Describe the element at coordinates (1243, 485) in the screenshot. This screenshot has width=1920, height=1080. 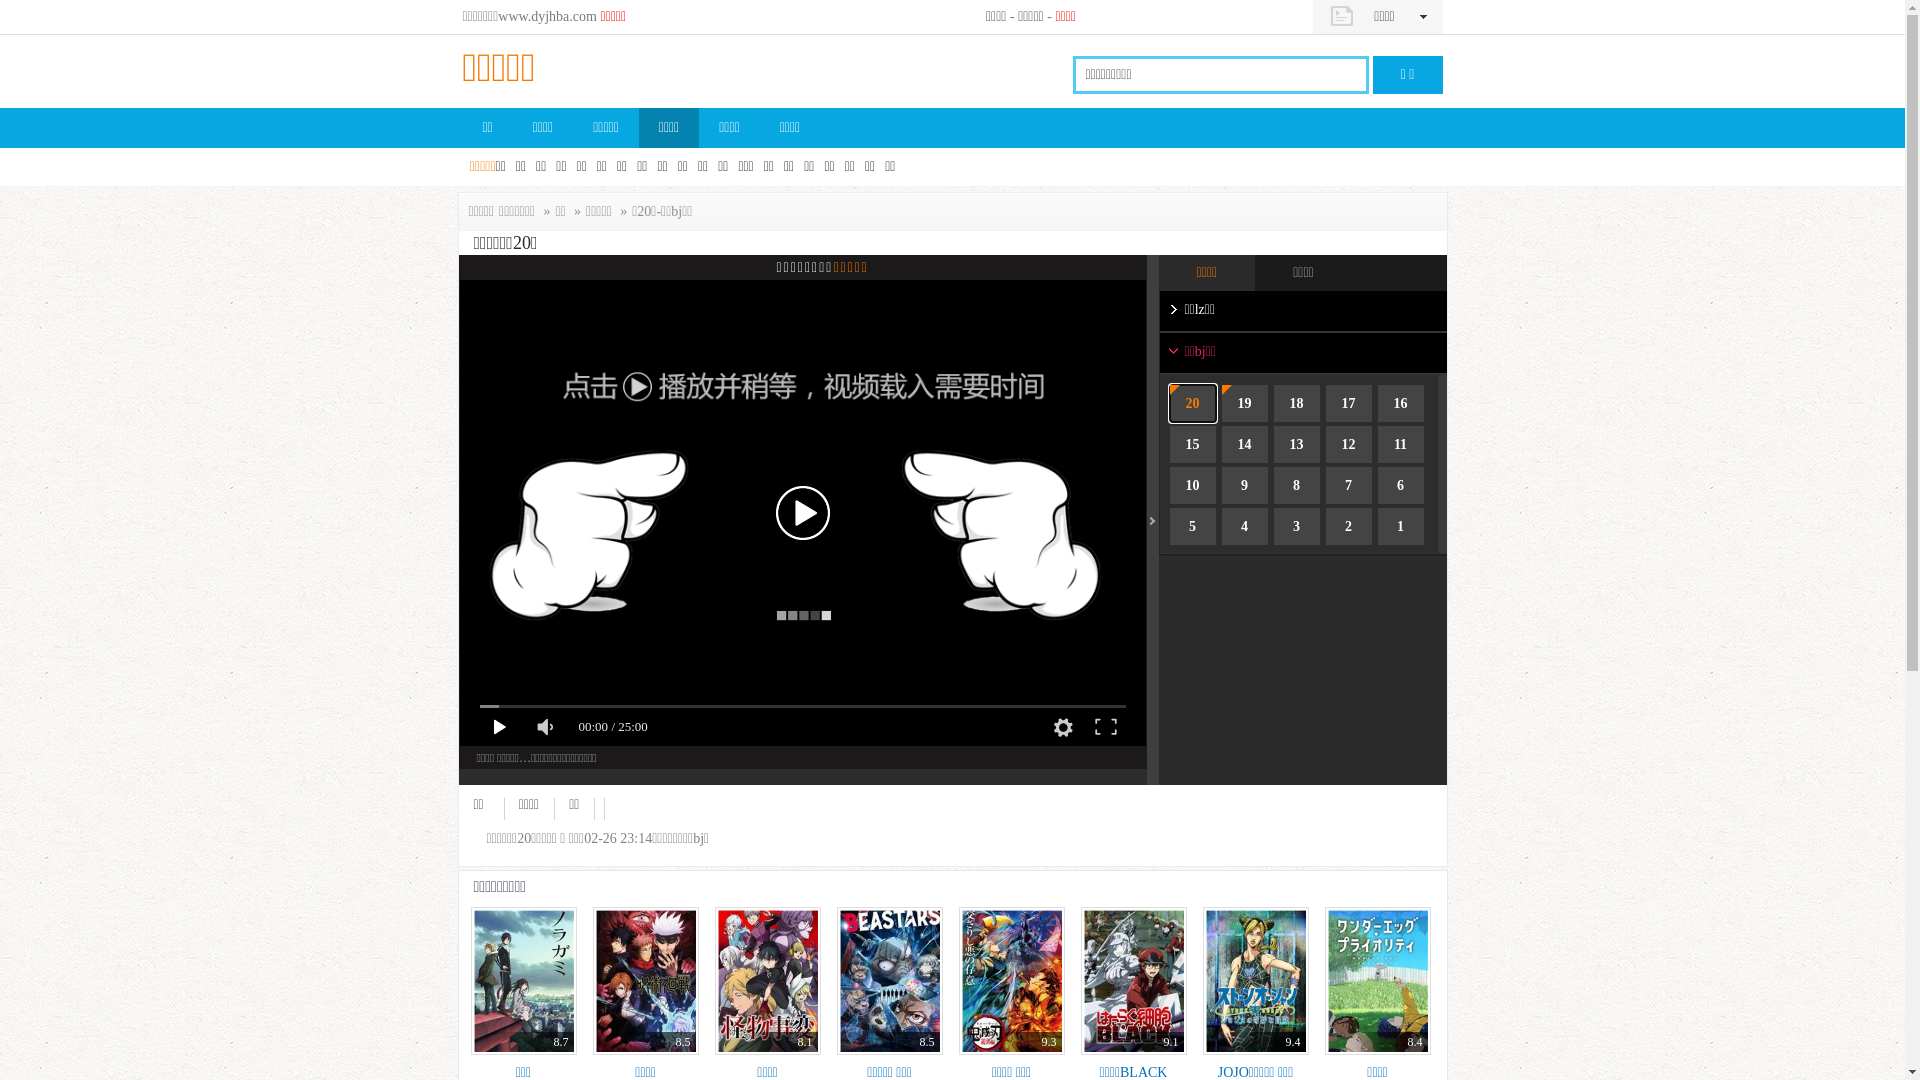
I see `'9'` at that location.